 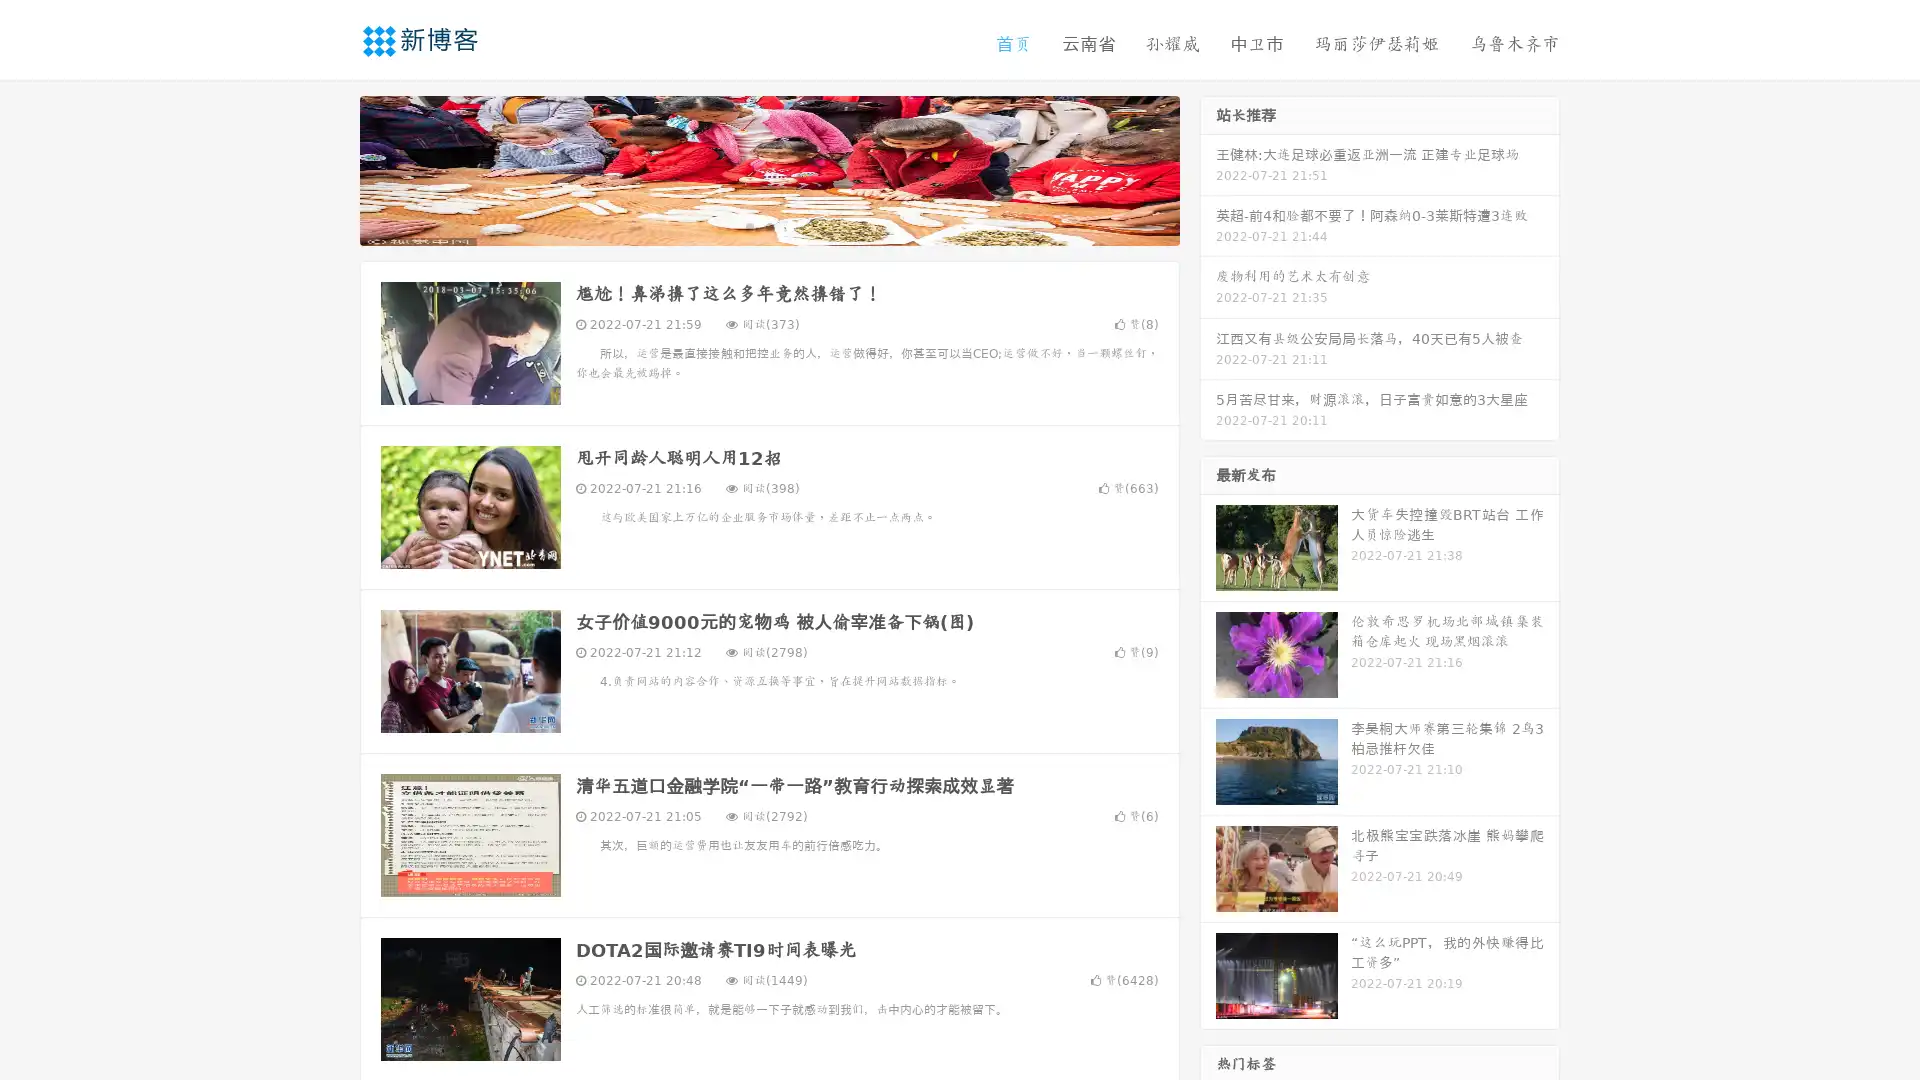 I want to click on Go to slide 1, so click(x=748, y=225).